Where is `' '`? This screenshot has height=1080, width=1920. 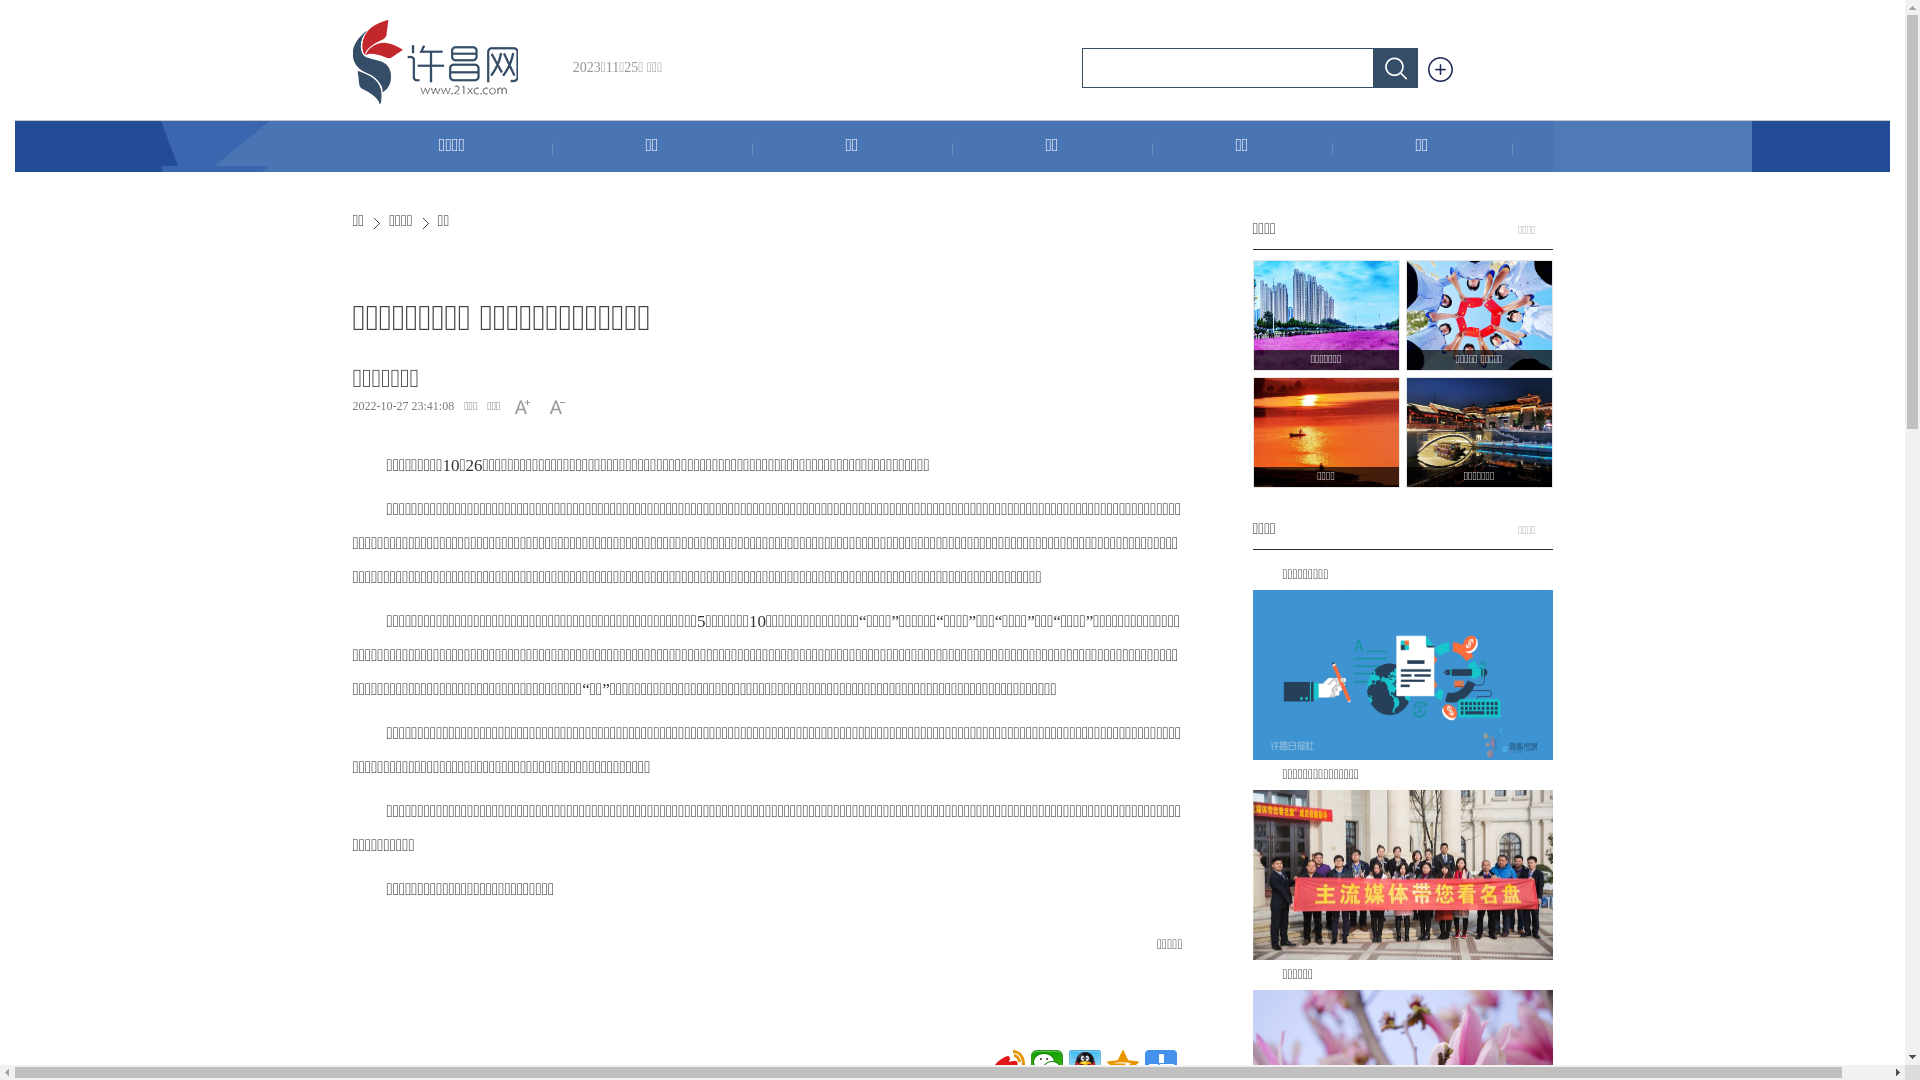 ' ' is located at coordinates (1440, 68).